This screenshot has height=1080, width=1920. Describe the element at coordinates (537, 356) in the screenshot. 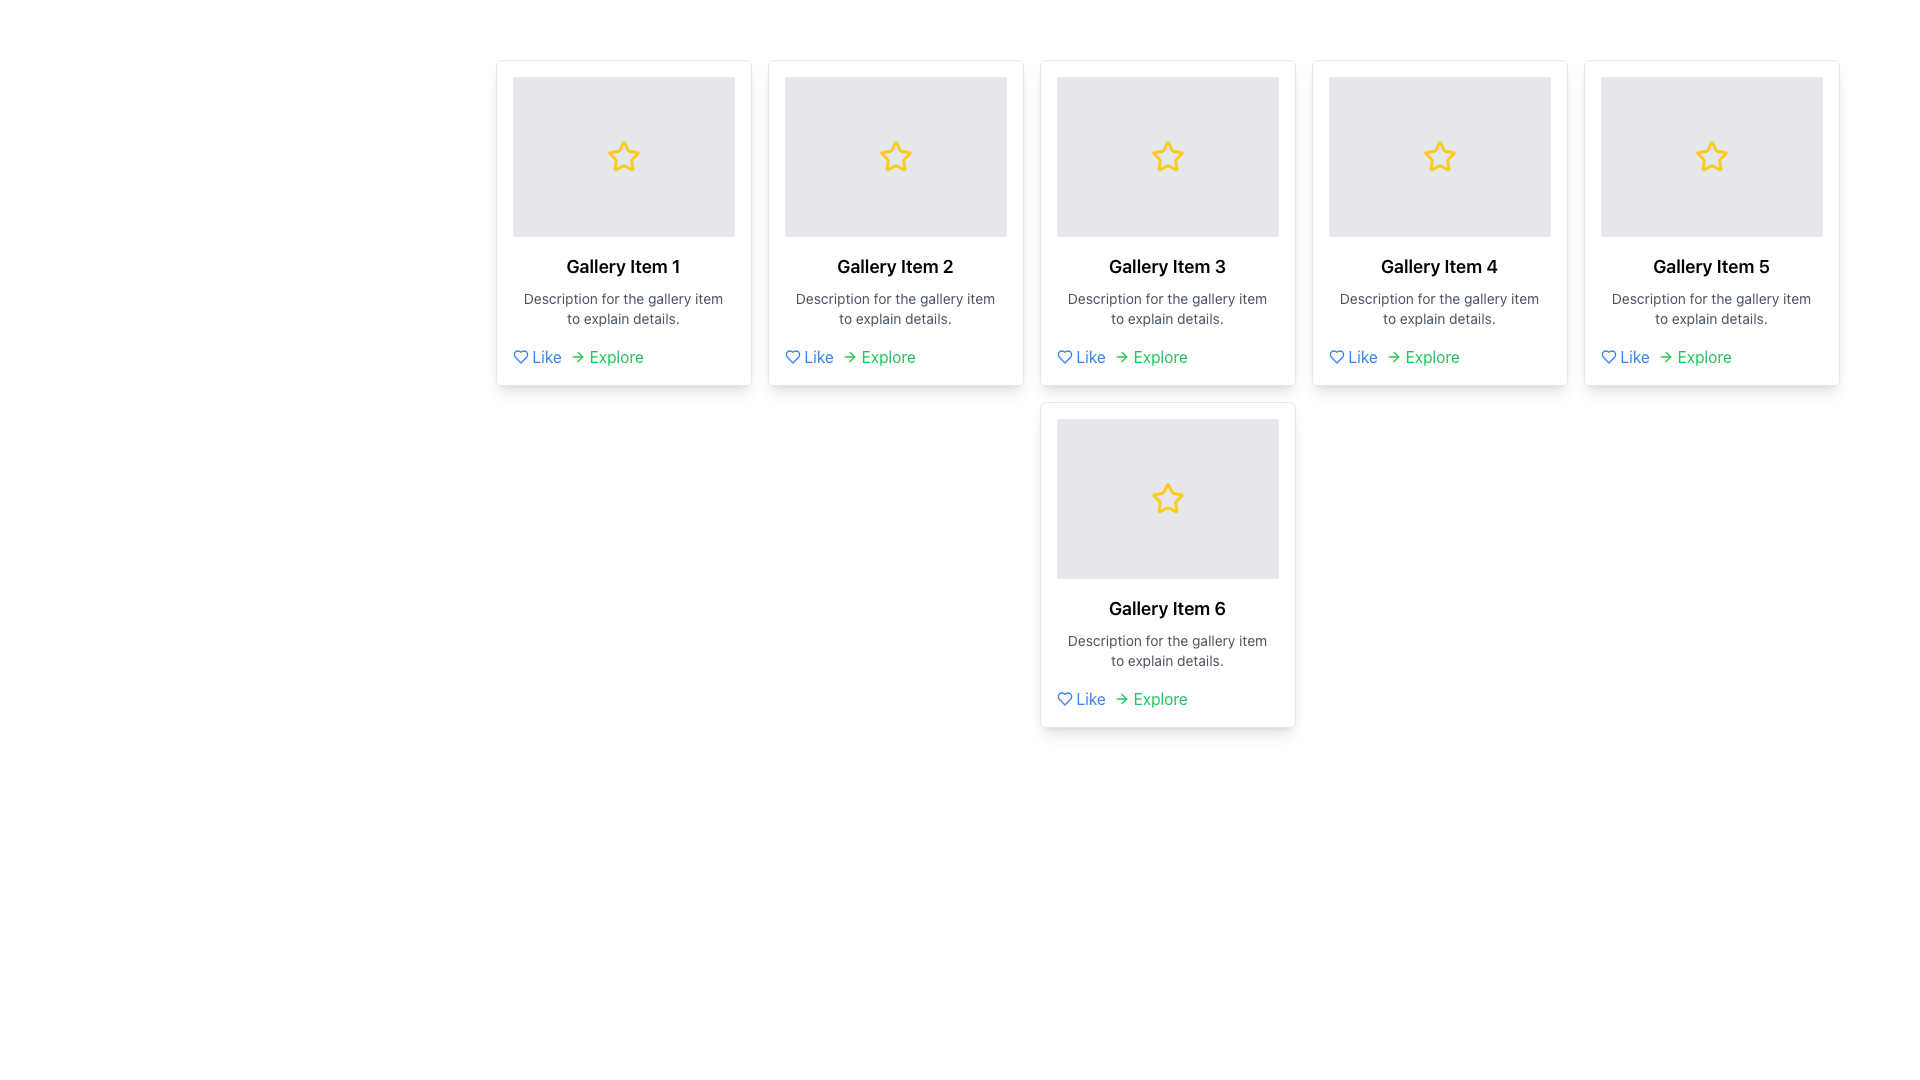

I see `the clickable link at the bottom-left of the first gallery card` at that location.